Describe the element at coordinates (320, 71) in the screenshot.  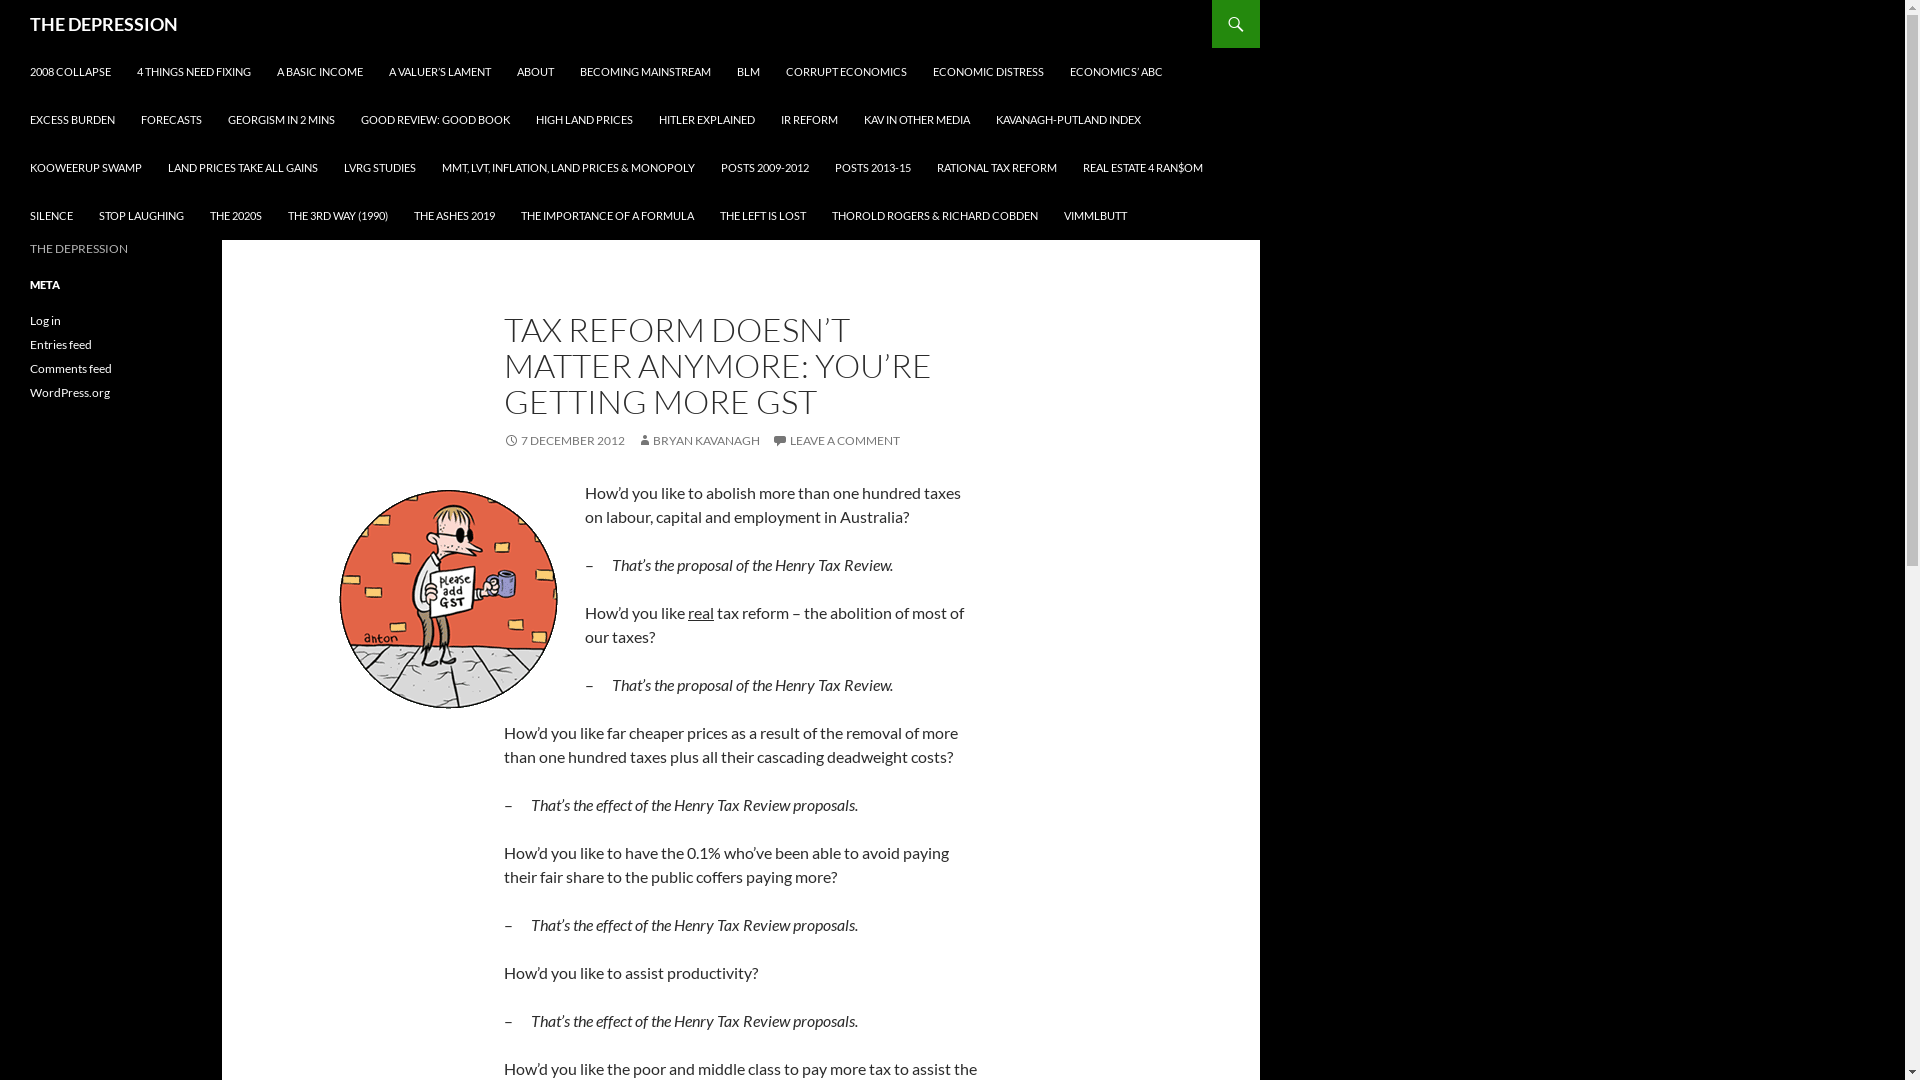
I see `'A BASIC INCOME'` at that location.